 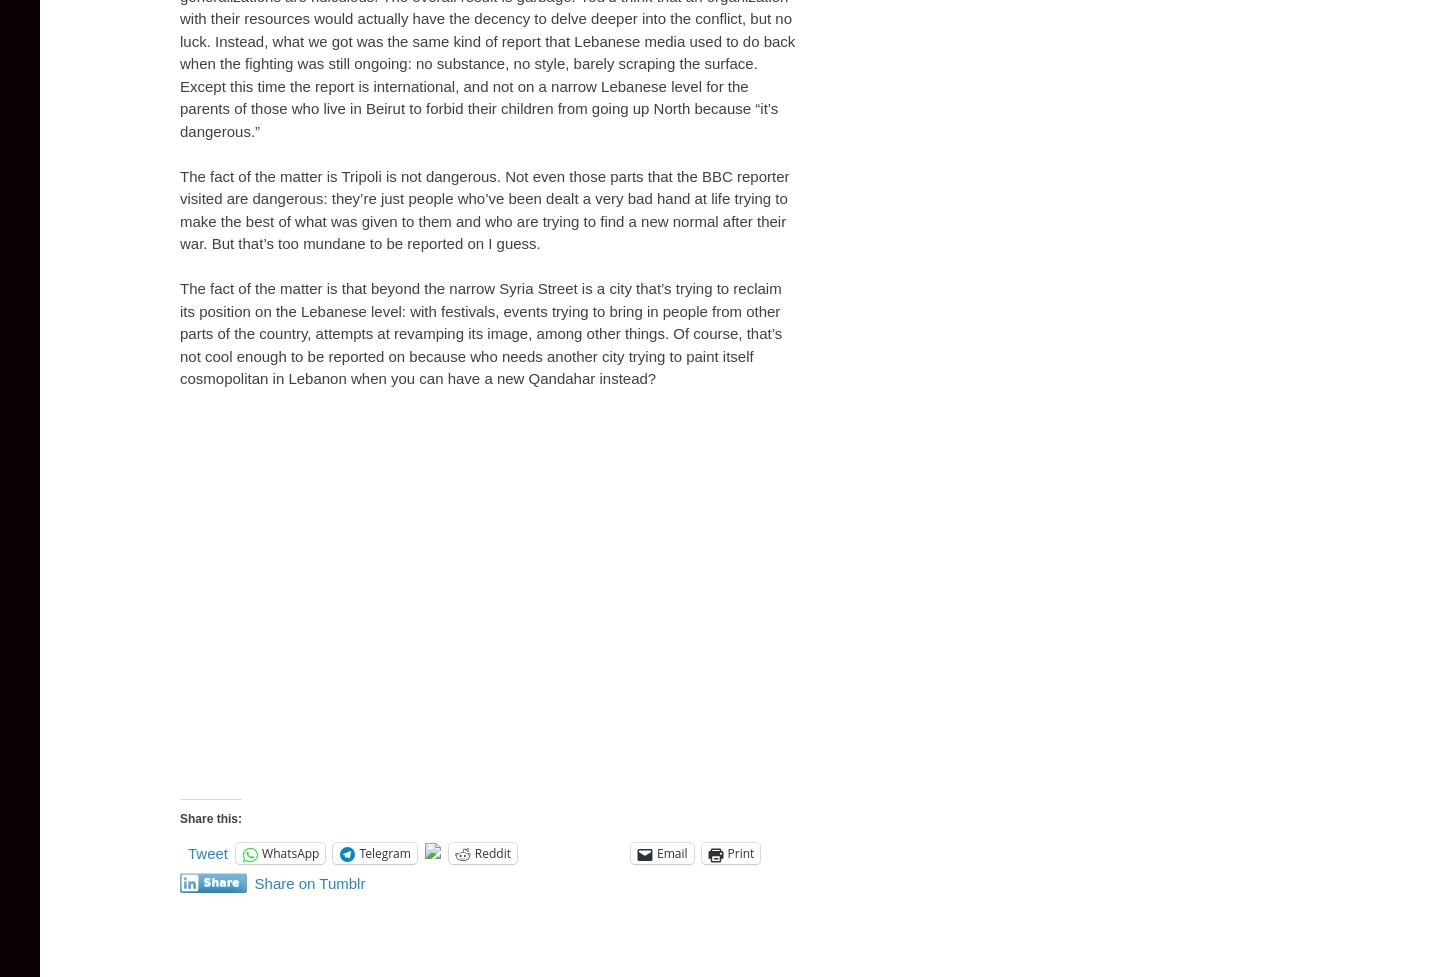 What do you see at coordinates (253, 882) in the screenshot?
I see `'Share on Tumblr'` at bounding box center [253, 882].